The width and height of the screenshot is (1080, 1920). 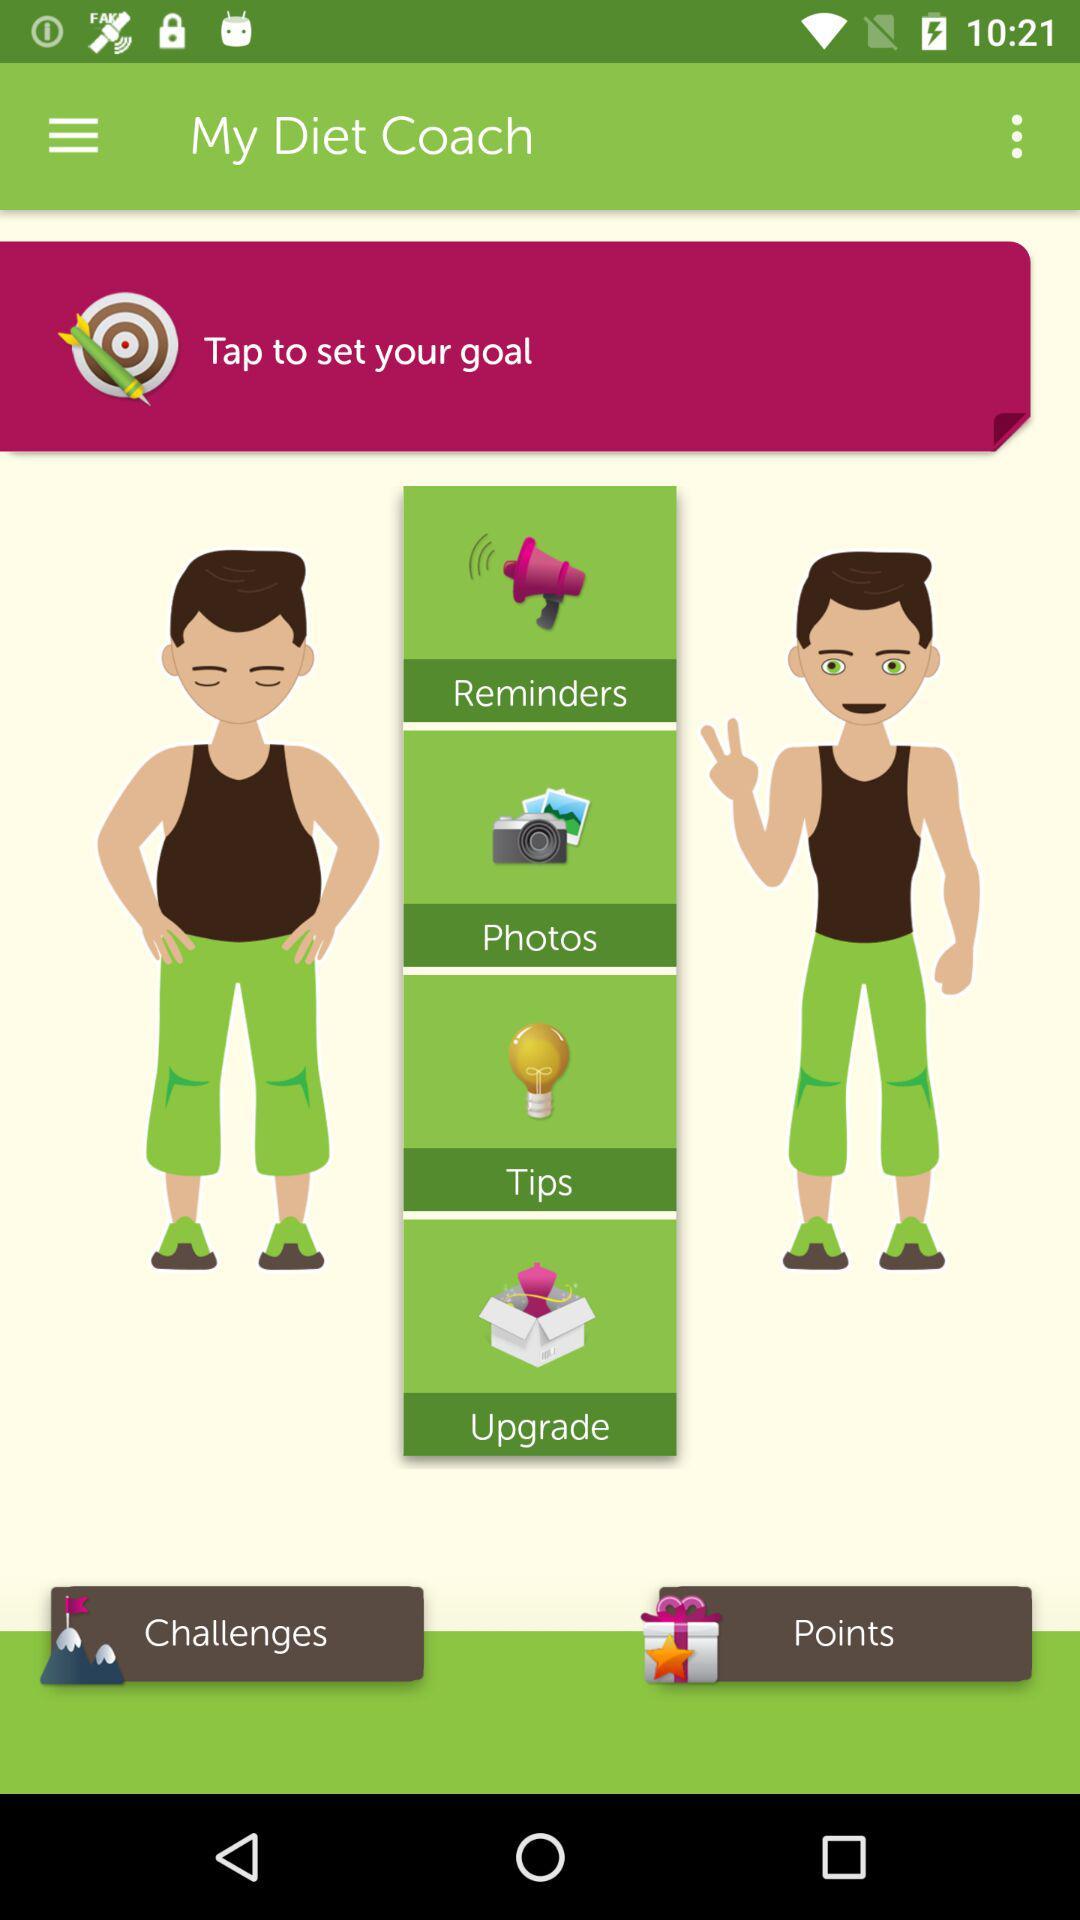 What do you see at coordinates (1017, 135) in the screenshot?
I see `icon to the right of my diet coach` at bounding box center [1017, 135].